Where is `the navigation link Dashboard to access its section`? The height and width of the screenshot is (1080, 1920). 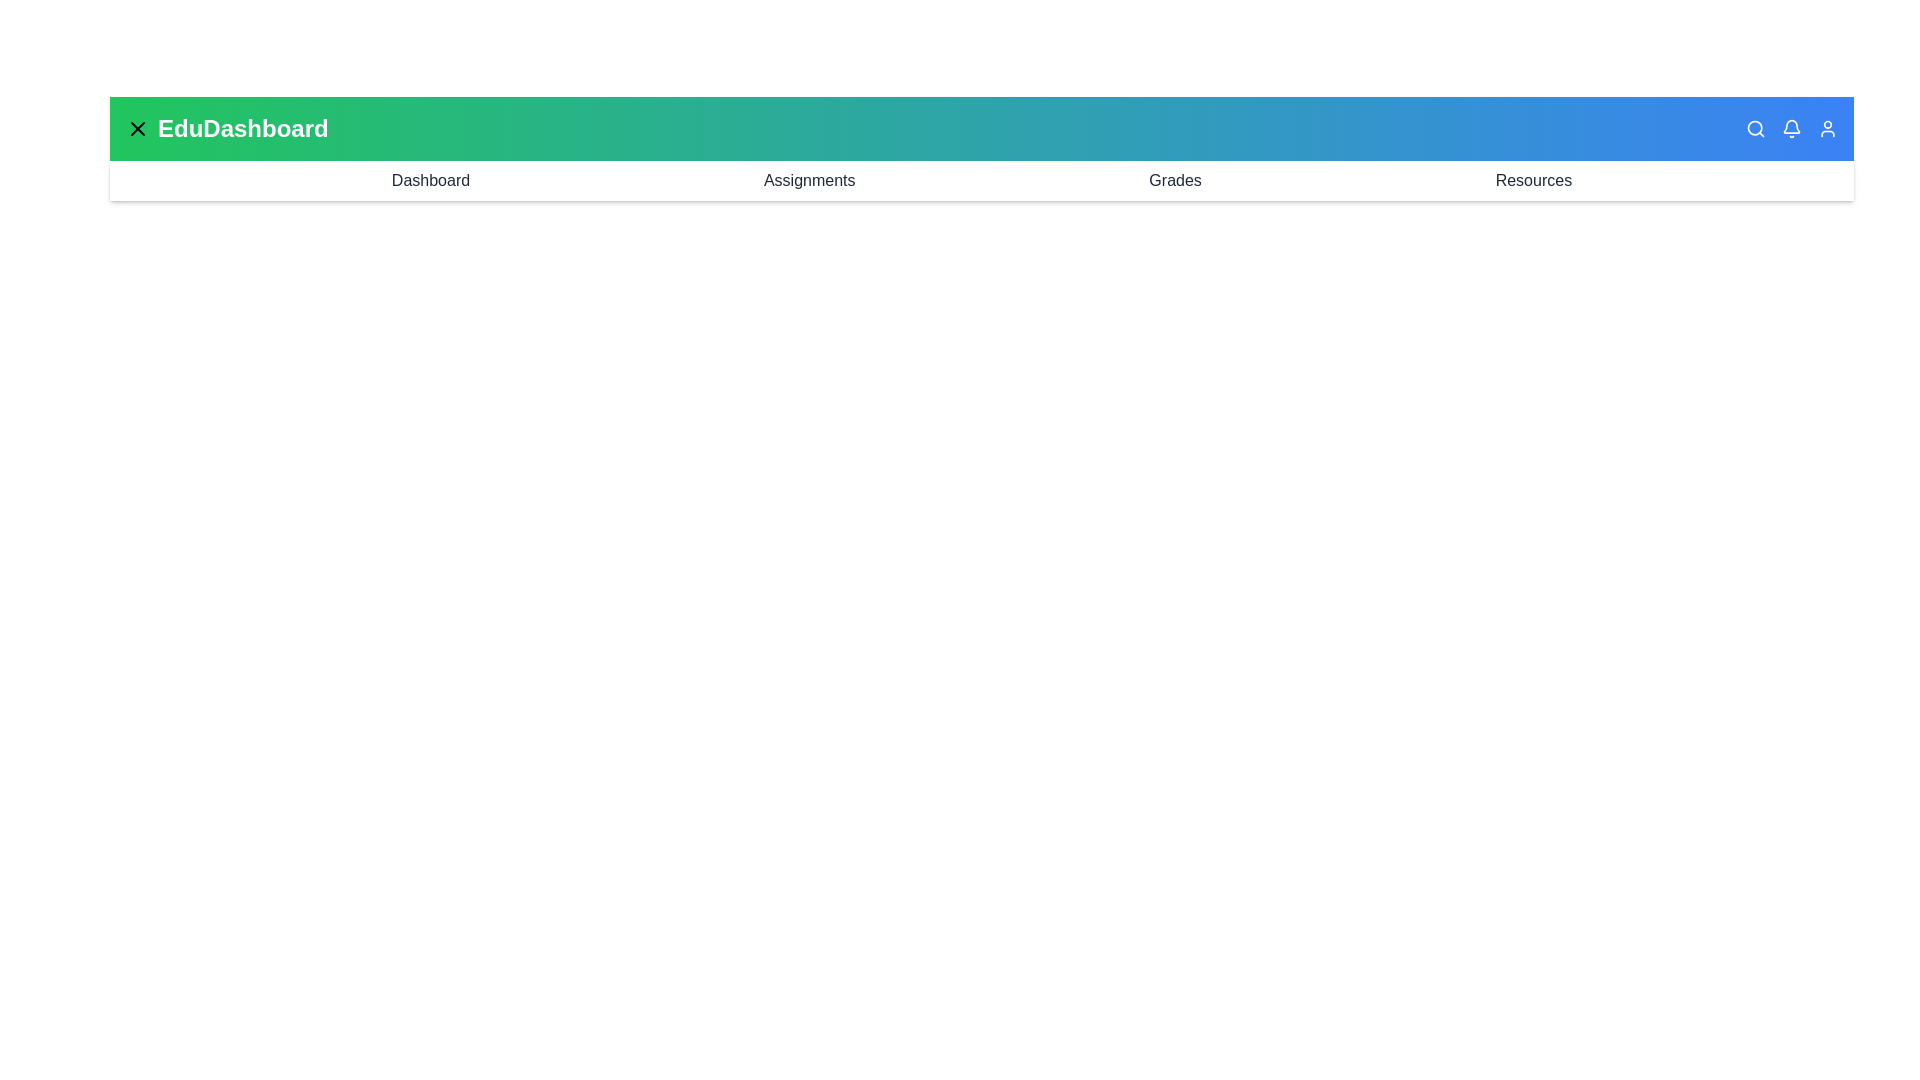
the navigation link Dashboard to access its section is located at coordinates (430, 181).